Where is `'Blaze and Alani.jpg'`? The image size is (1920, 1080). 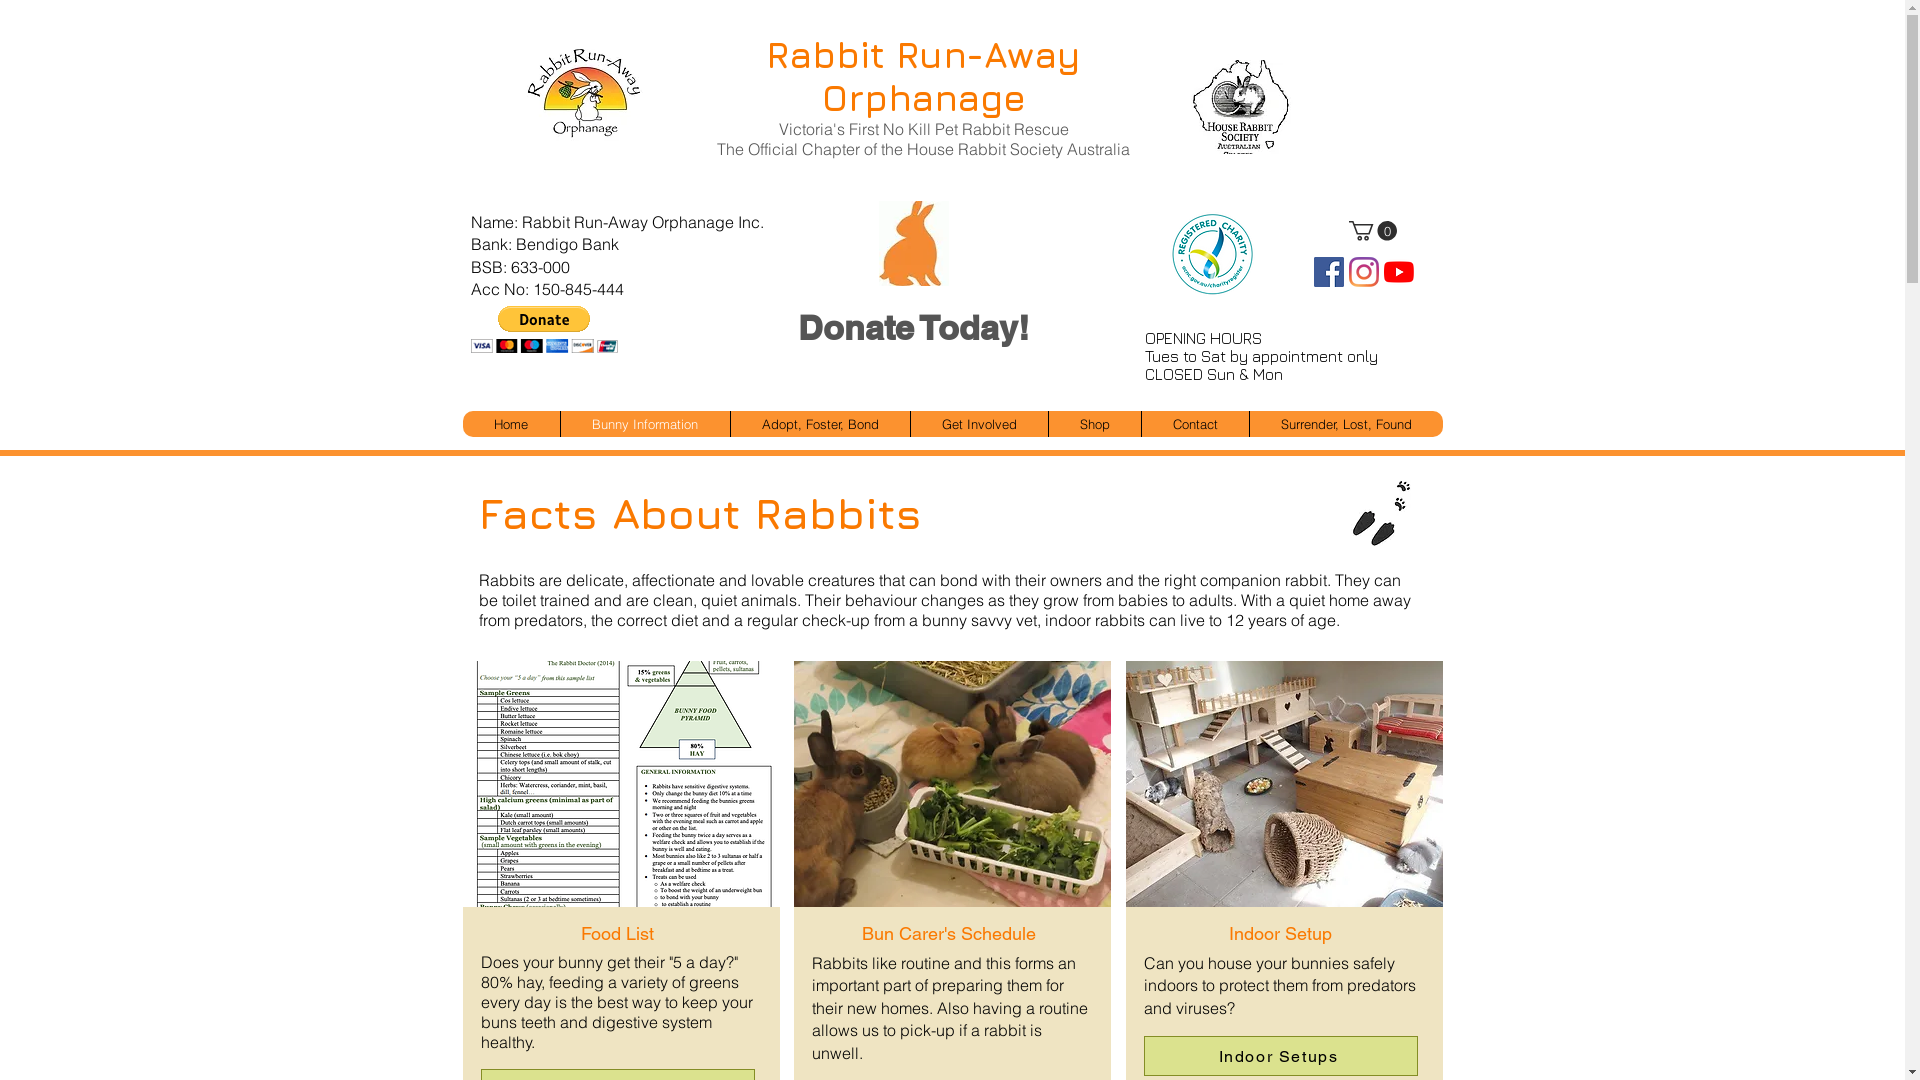 'Blaze and Alani.jpg' is located at coordinates (1283, 774).